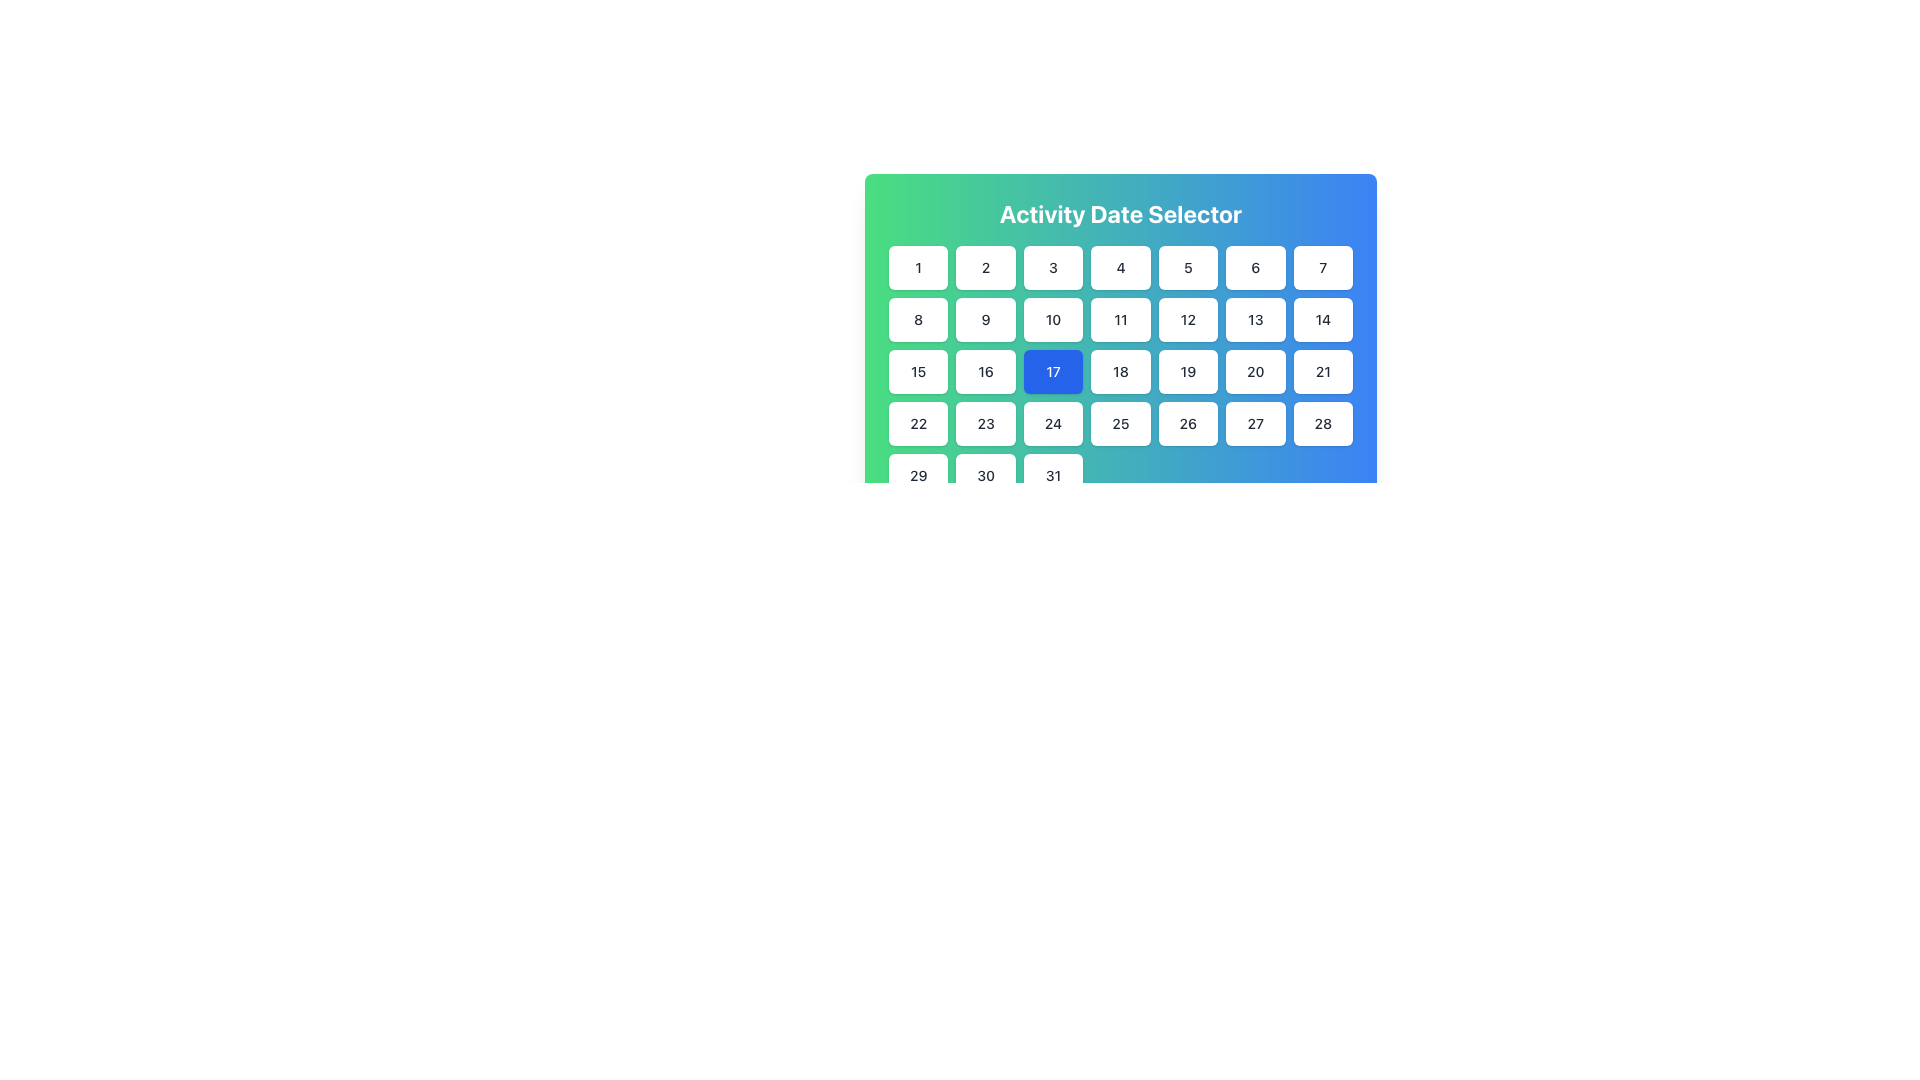  What do you see at coordinates (985, 475) in the screenshot?
I see `the button representing the selectable date '30' in the calendar interface` at bounding box center [985, 475].